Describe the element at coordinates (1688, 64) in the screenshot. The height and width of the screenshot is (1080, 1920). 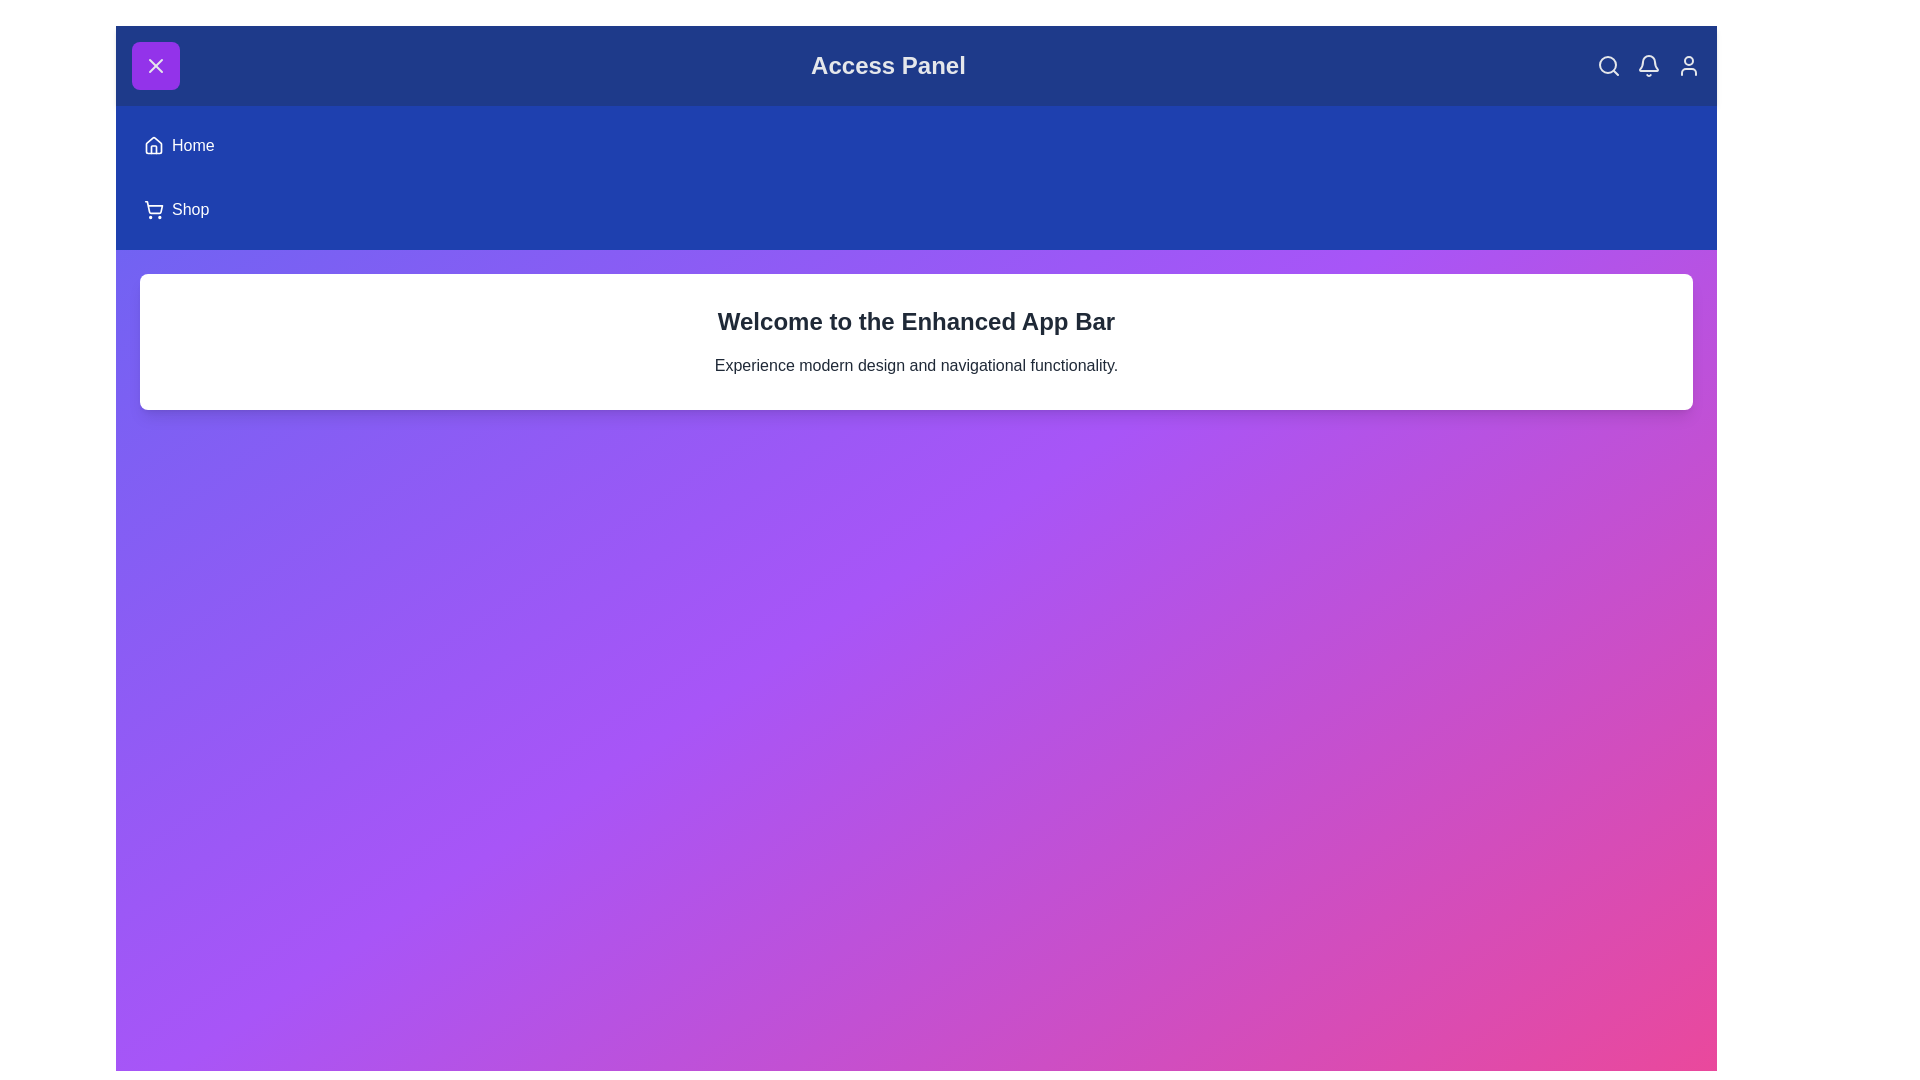
I see `the 'User Profile' icon` at that location.